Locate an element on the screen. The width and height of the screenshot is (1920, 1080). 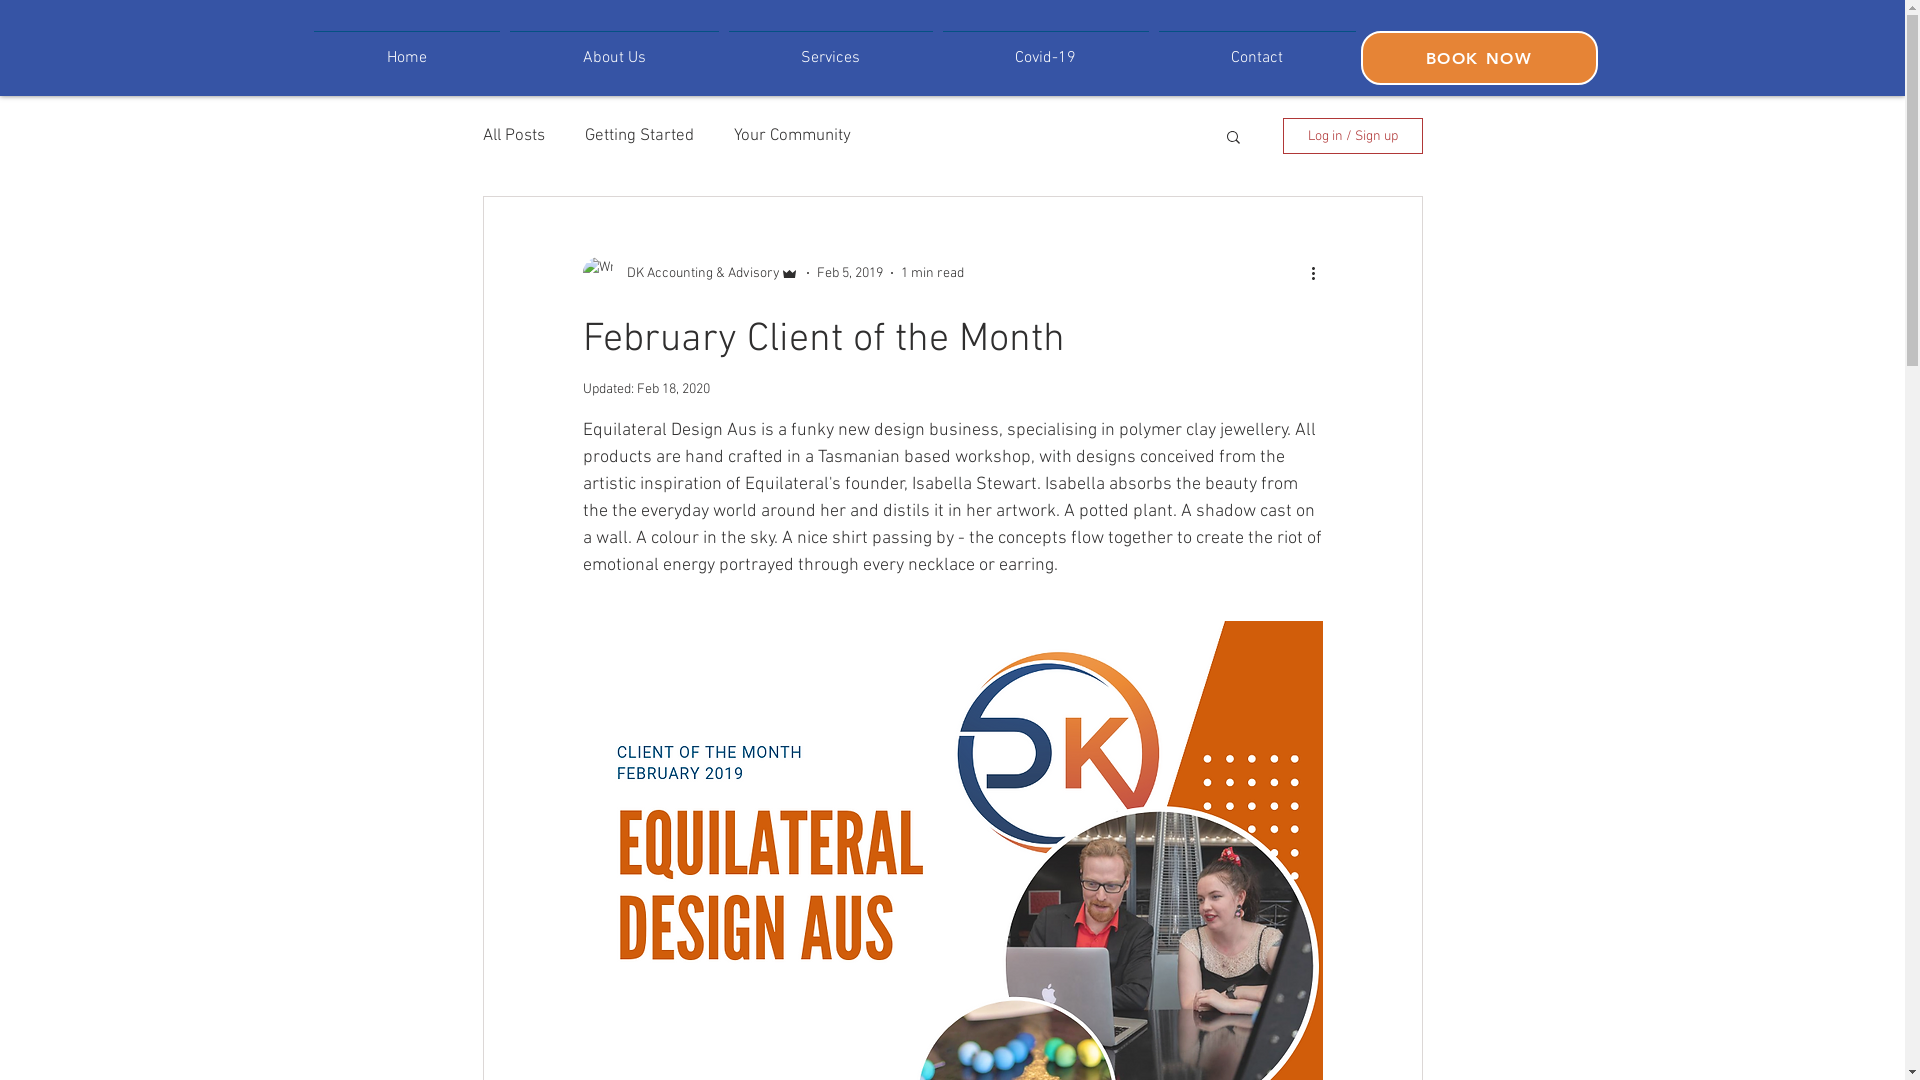
'Covid-19' is located at coordinates (1045, 48).